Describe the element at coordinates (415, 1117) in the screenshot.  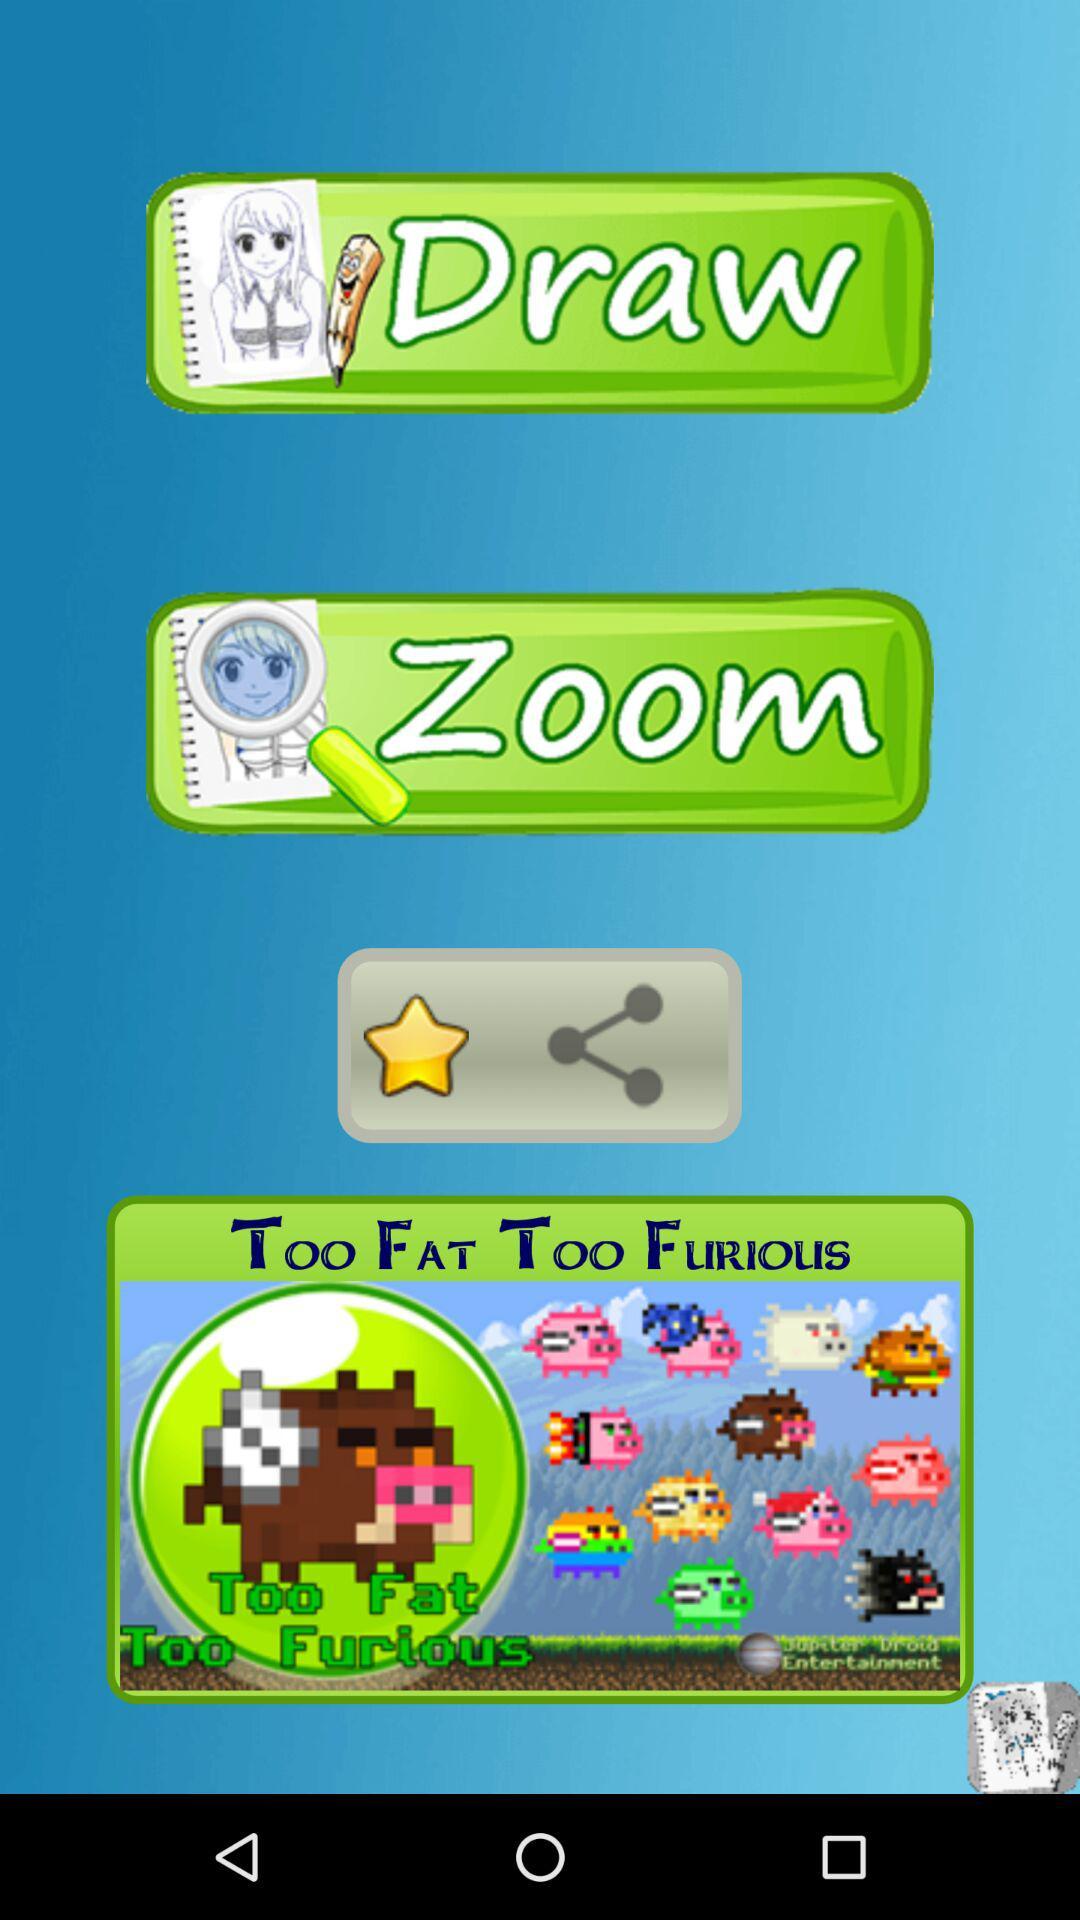
I see `the star icon` at that location.